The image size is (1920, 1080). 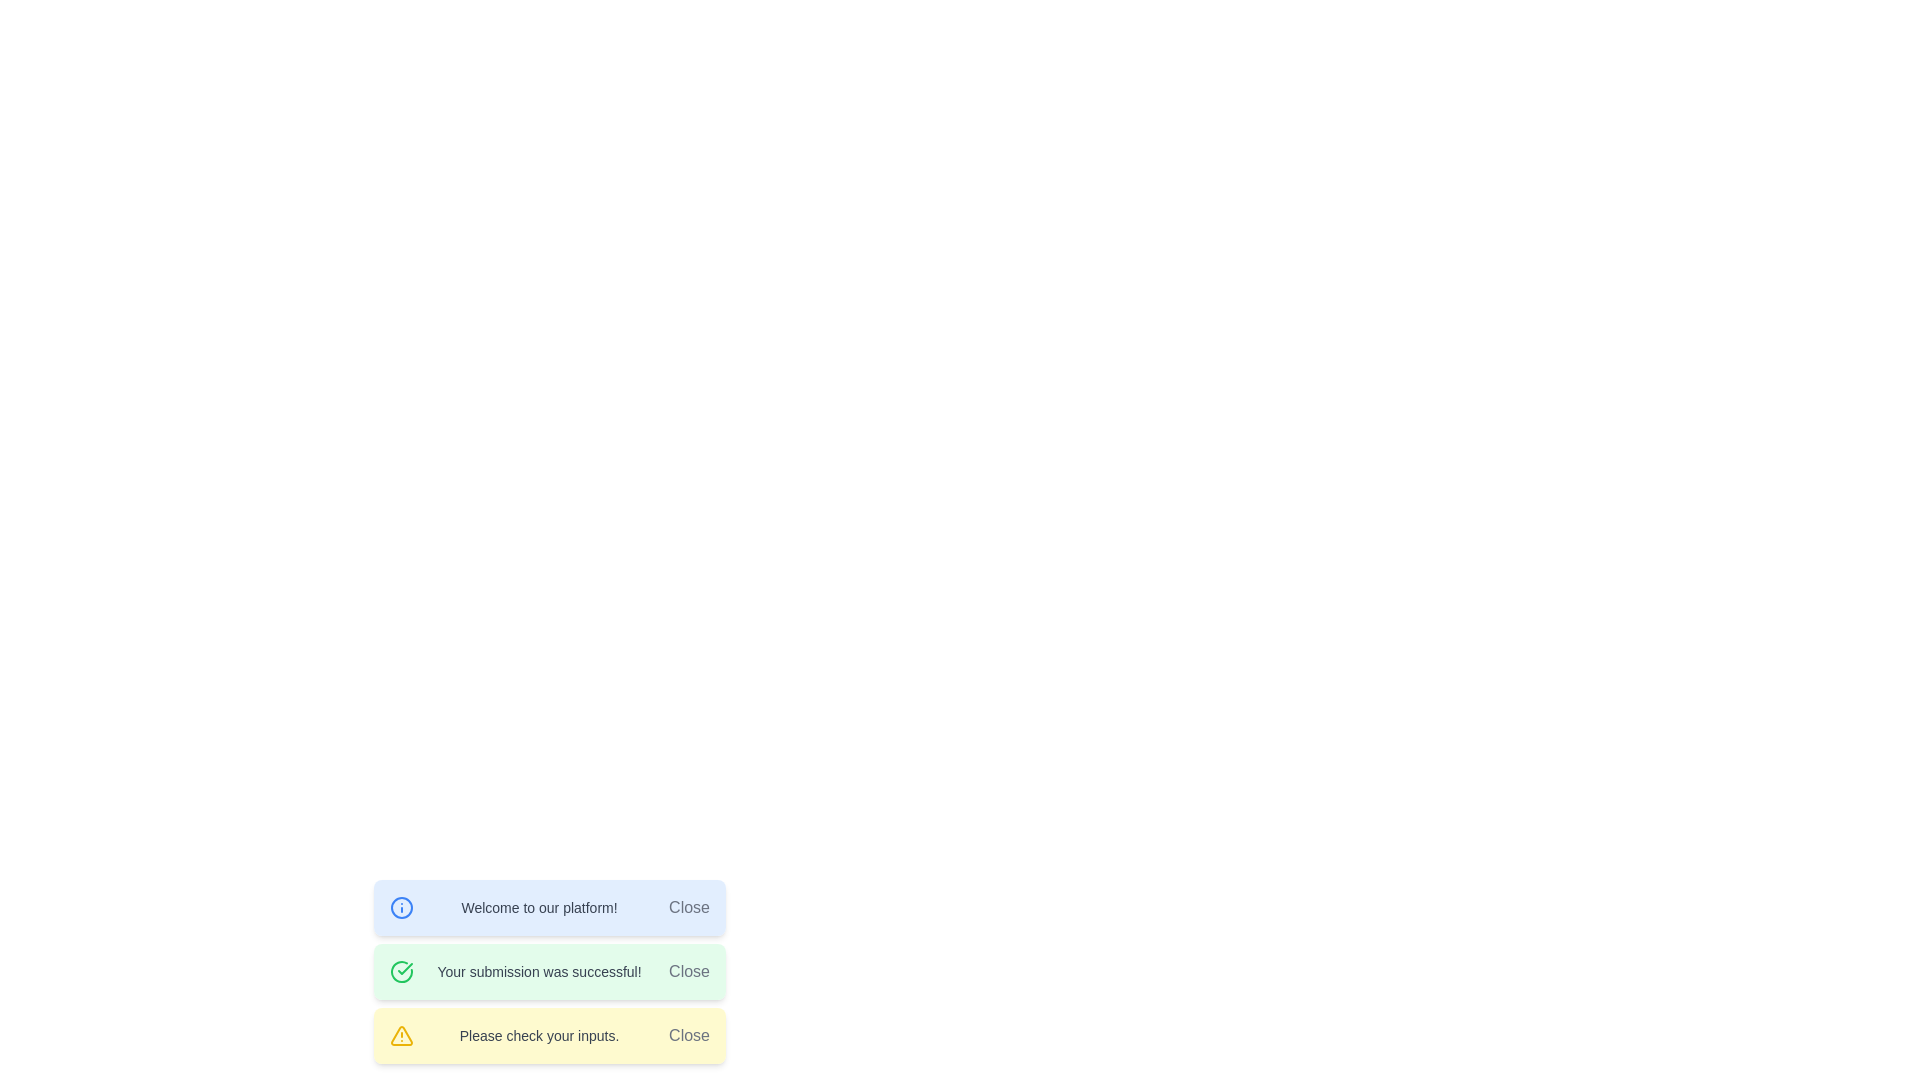 I want to click on the 'Close' button on the third warning notification box, which informs the user about an issue with their inputs, so click(x=550, y=1035).